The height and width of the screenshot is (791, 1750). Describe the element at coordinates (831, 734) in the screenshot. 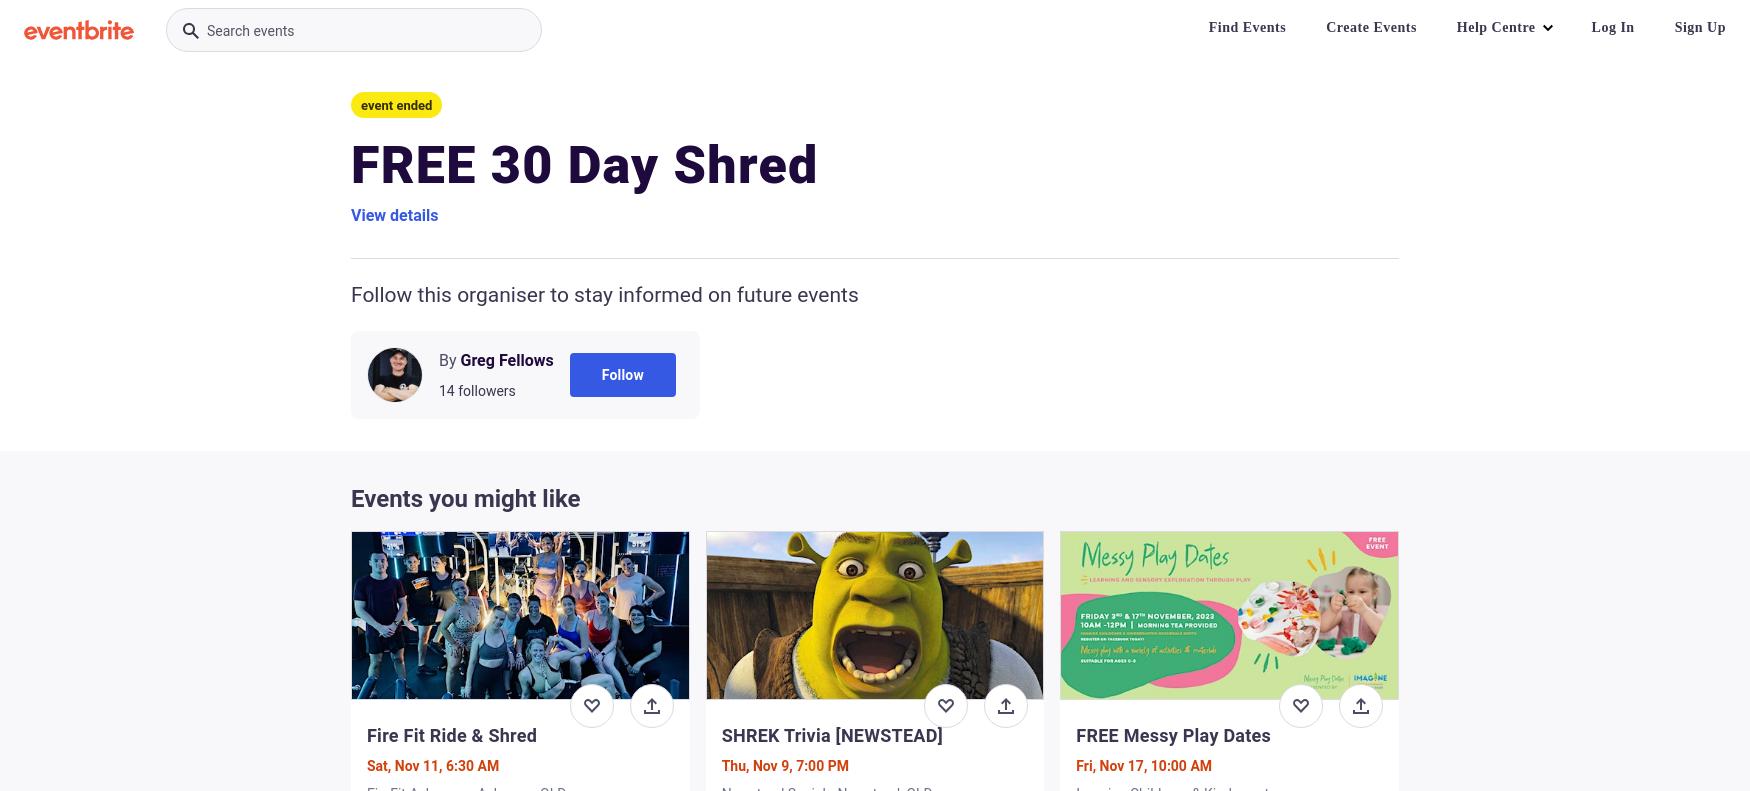

I see `'SHREK Trivia [NEWSTEAD]'` at that location.